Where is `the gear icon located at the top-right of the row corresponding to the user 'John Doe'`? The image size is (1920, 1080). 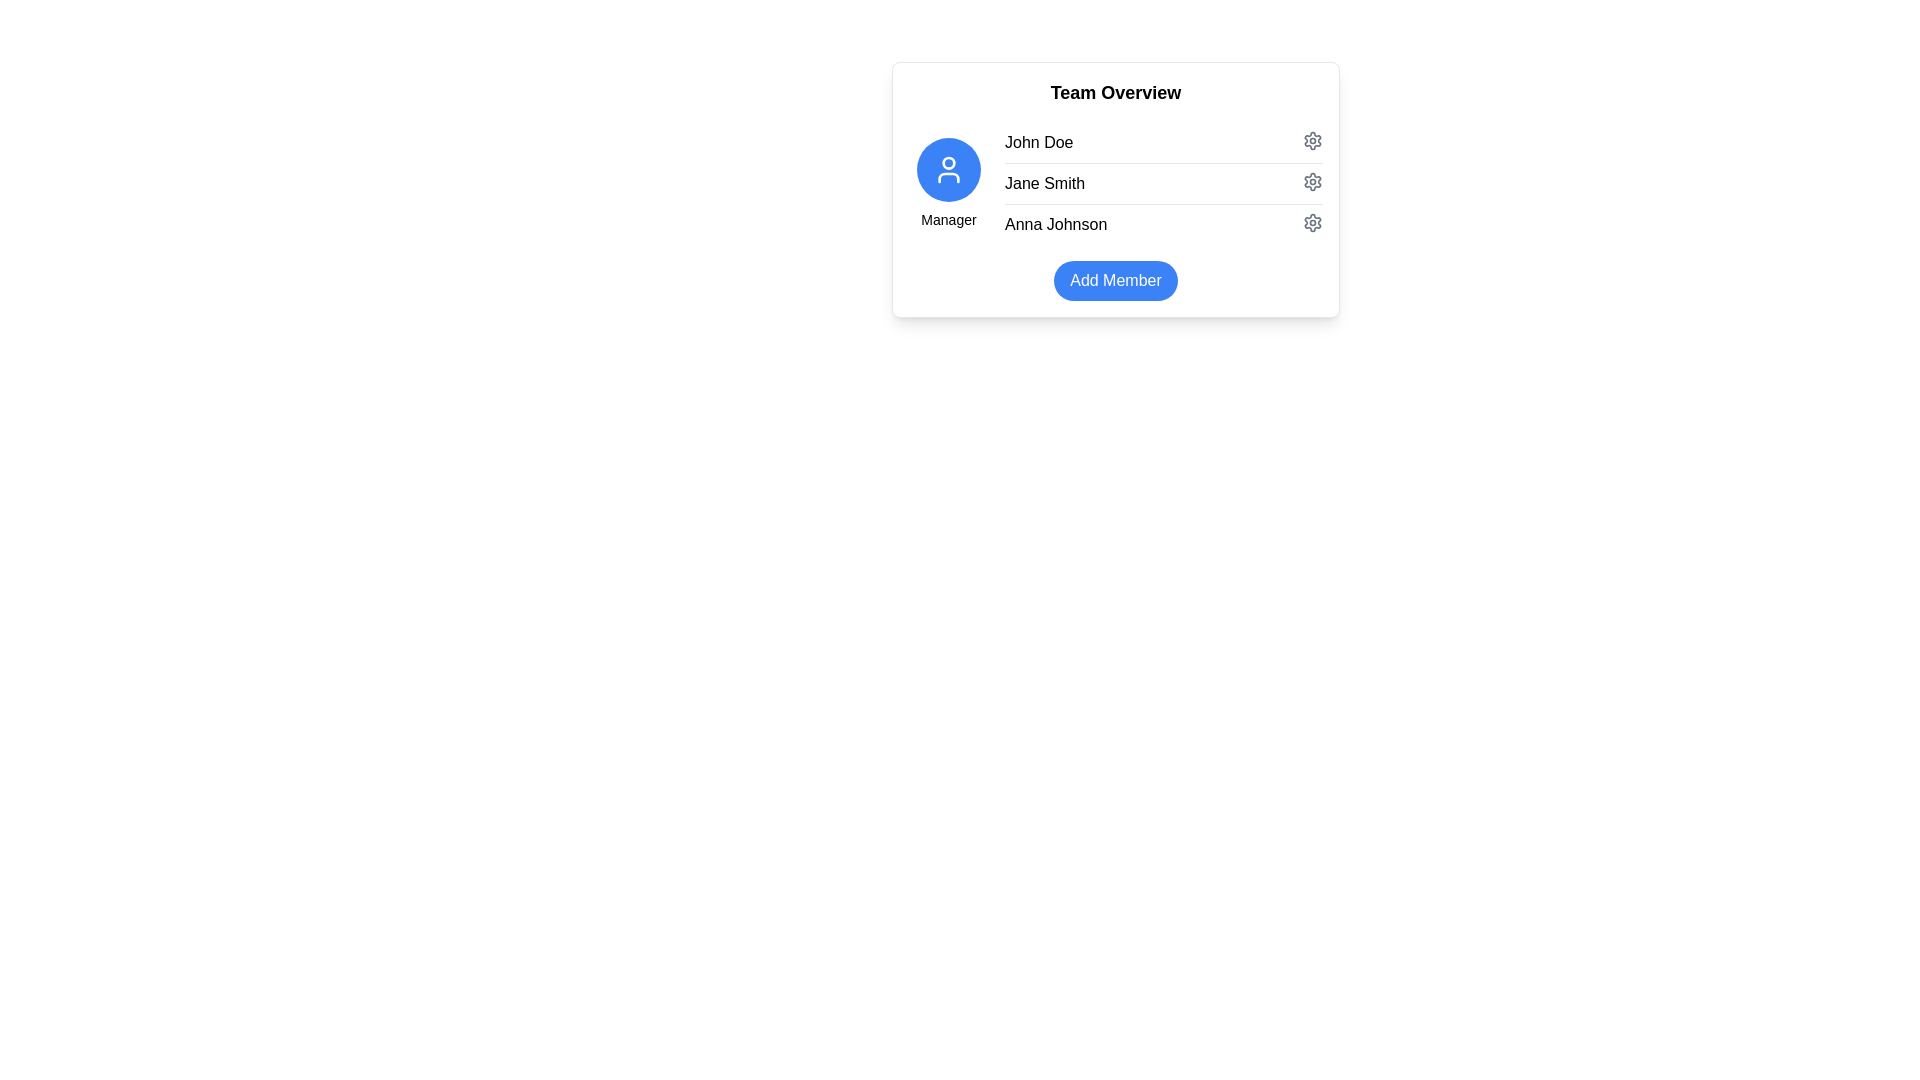 the gear icon located at the top-right of the row corresponding to the user 'John Doe' is located at coordinates (1313, 140).